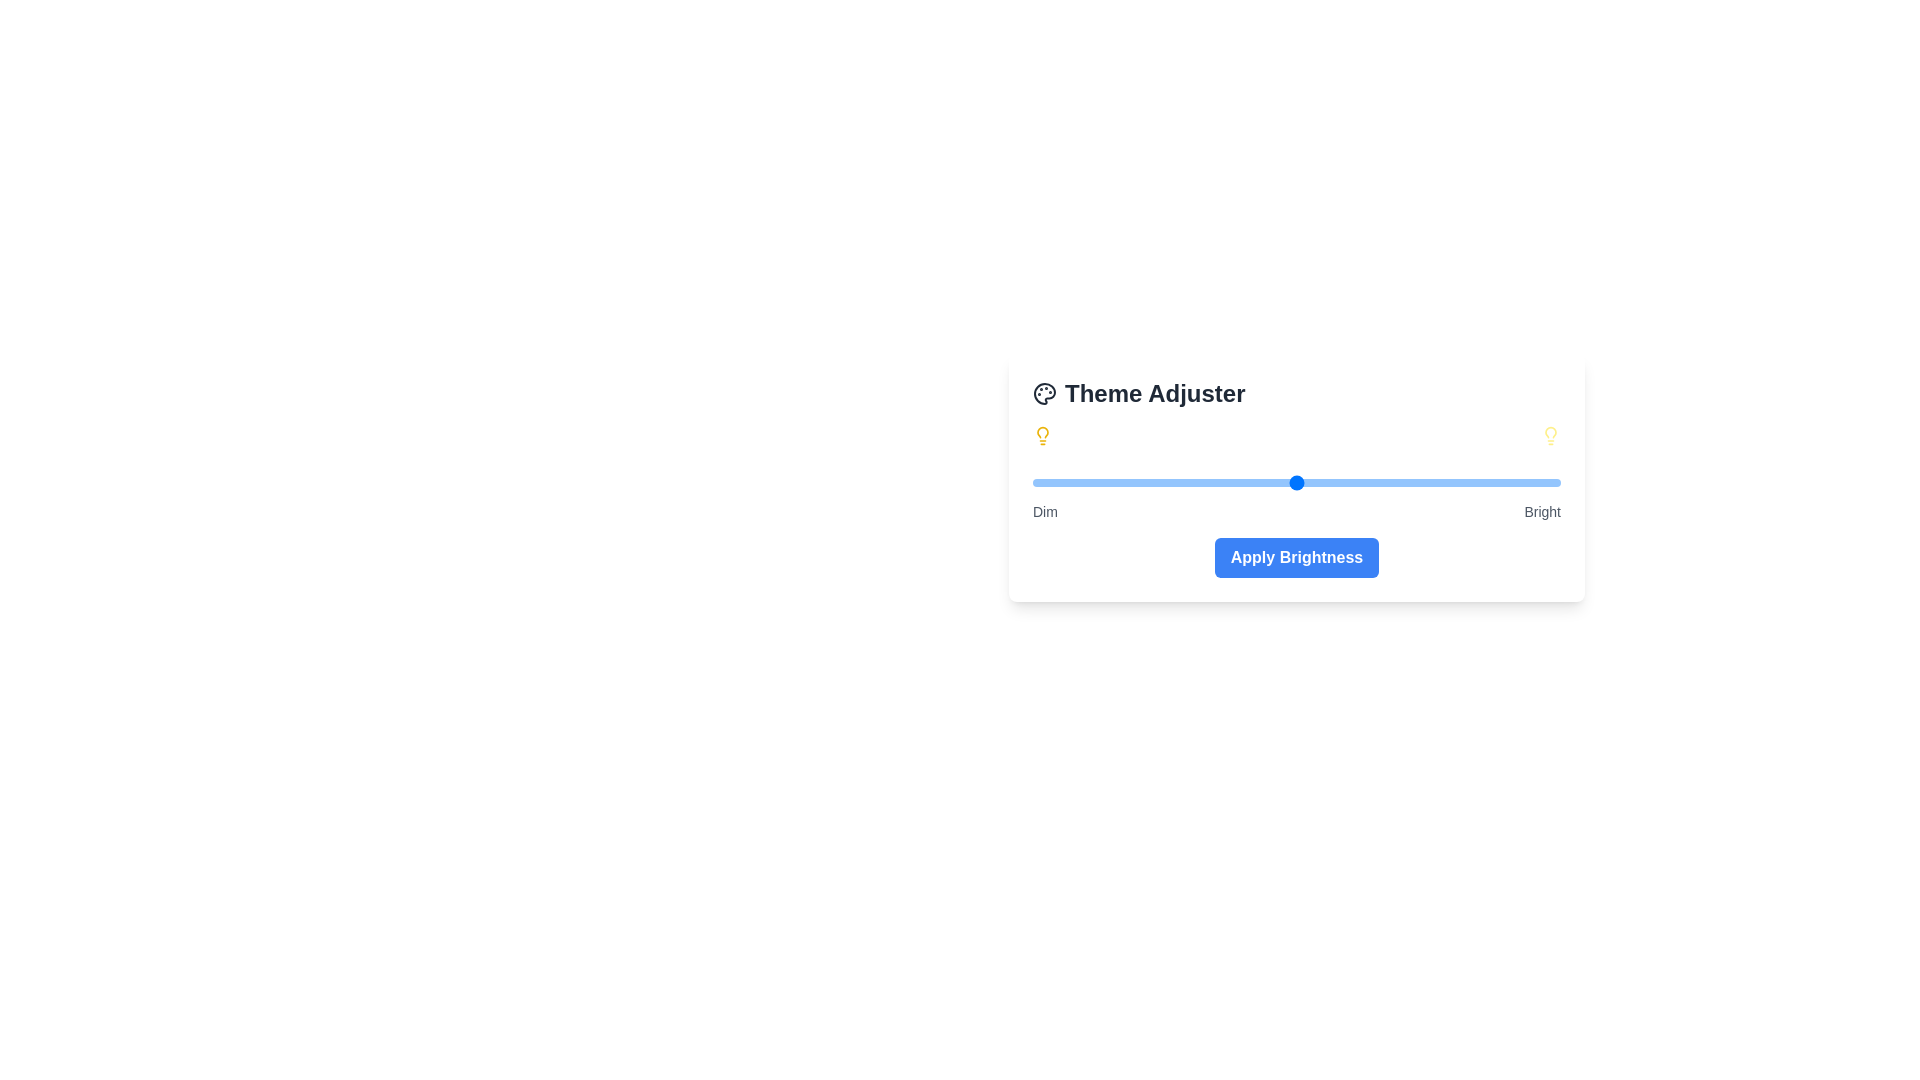 The image size is (1920, 1080). What do you see at coordinates (1502, 482) in the screenshot?
I see `the brightness slider to 89%` at bounding box center [1502, 482].